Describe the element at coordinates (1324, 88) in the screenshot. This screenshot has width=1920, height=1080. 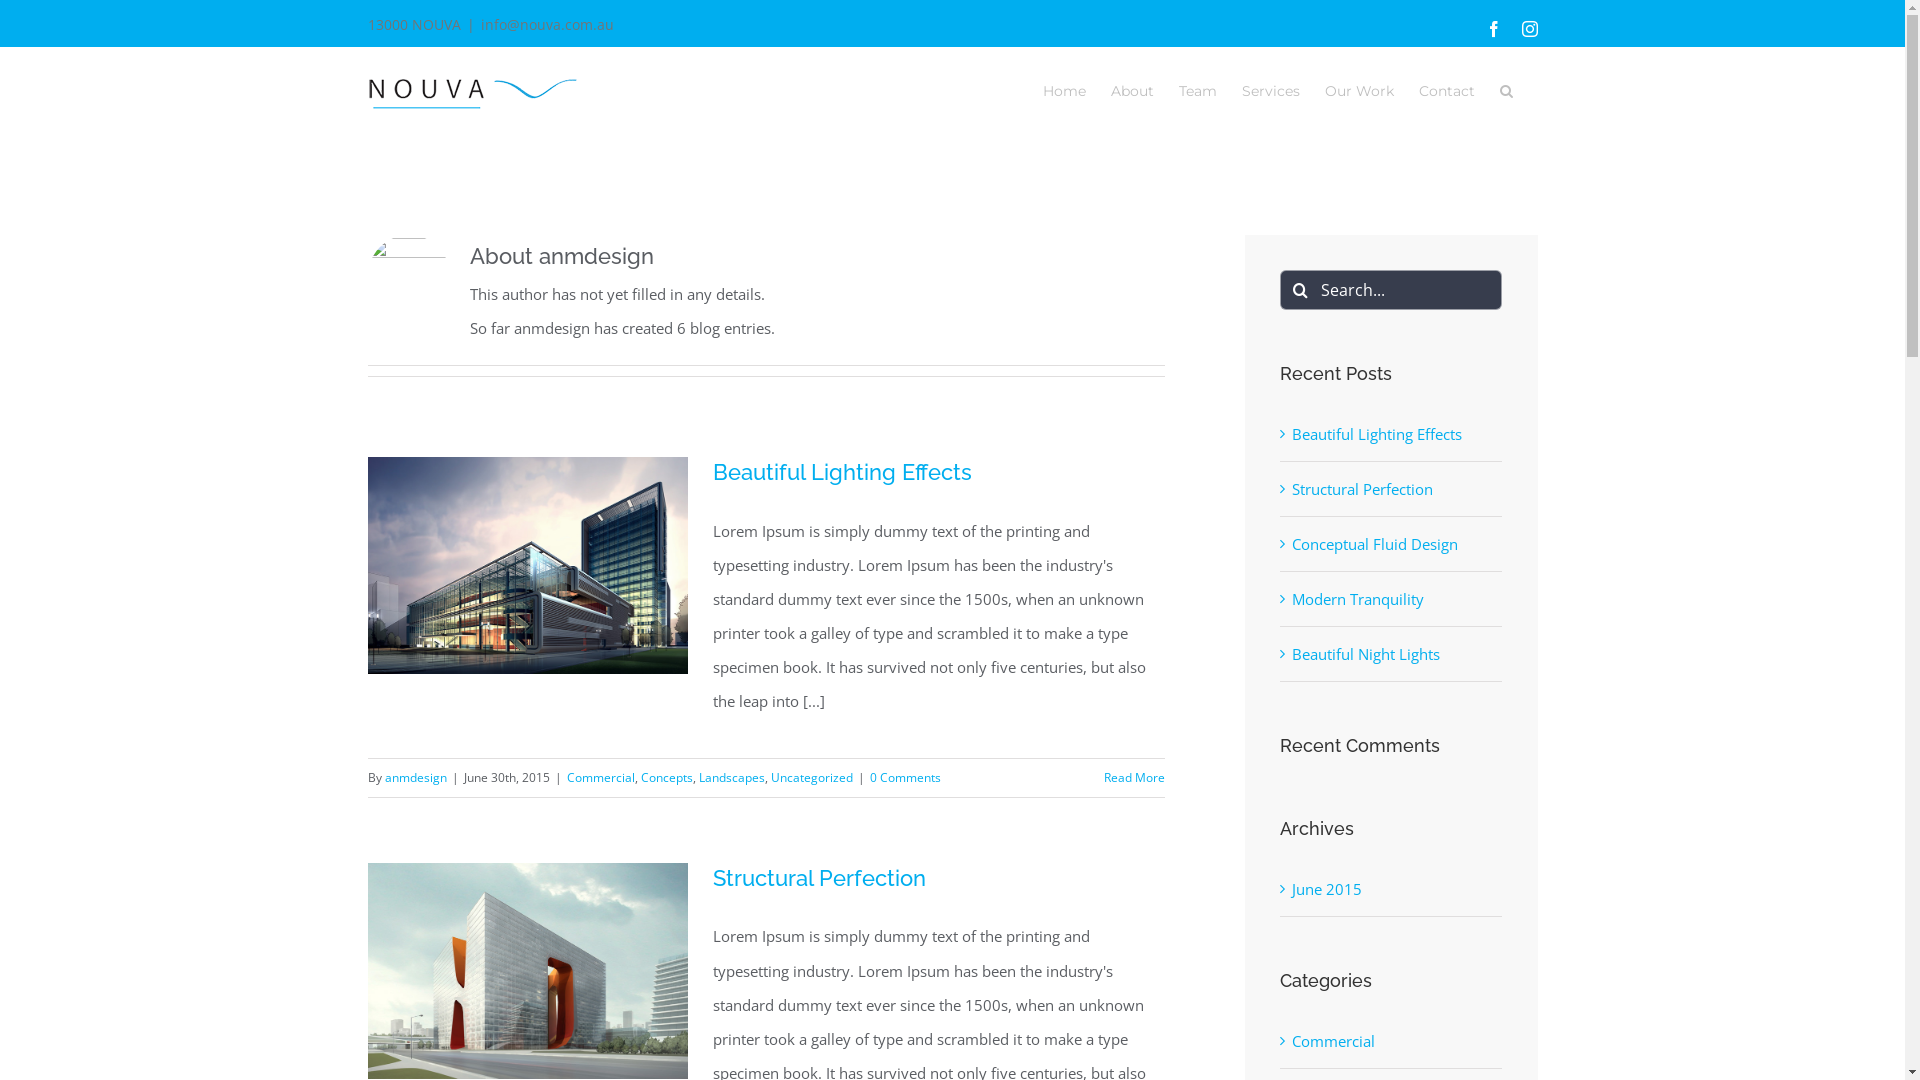
I see `'Our Work'` at that location.